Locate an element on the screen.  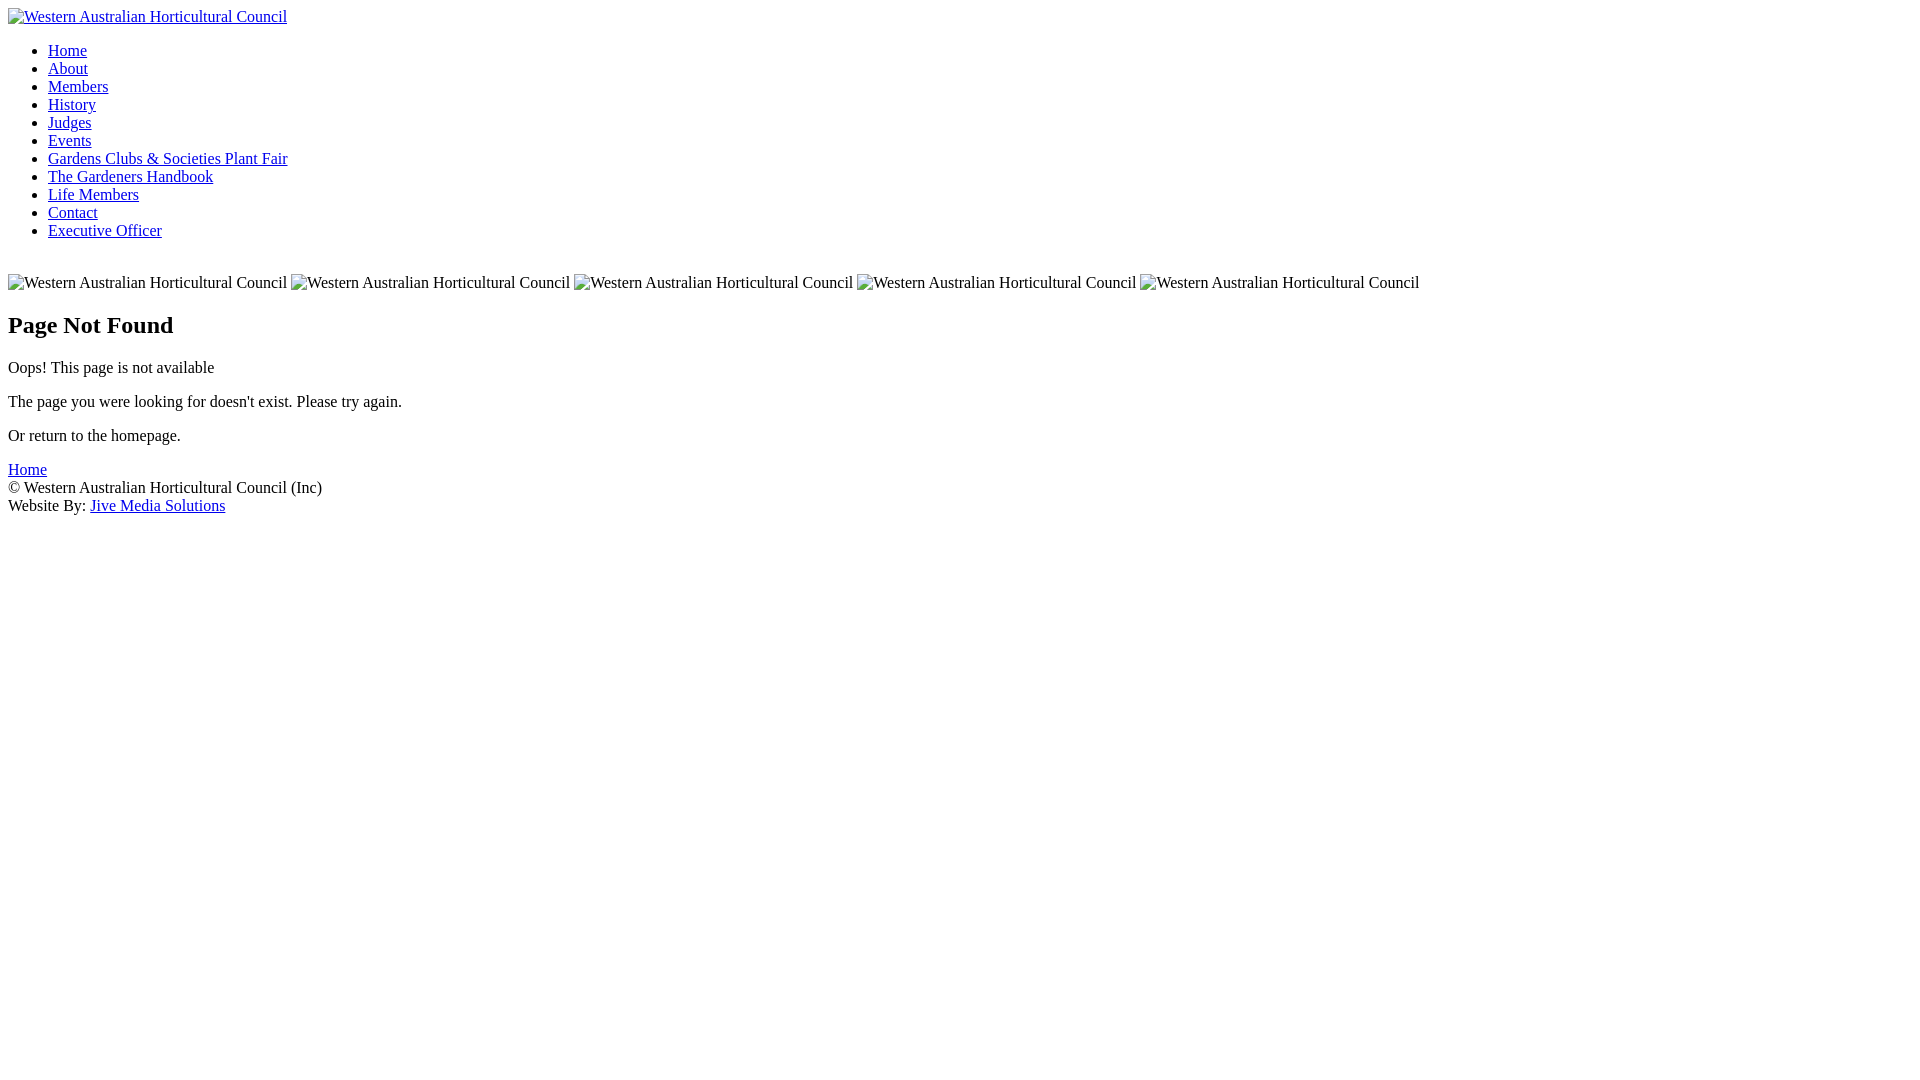
'Members' is located at coordinates (77, 85).